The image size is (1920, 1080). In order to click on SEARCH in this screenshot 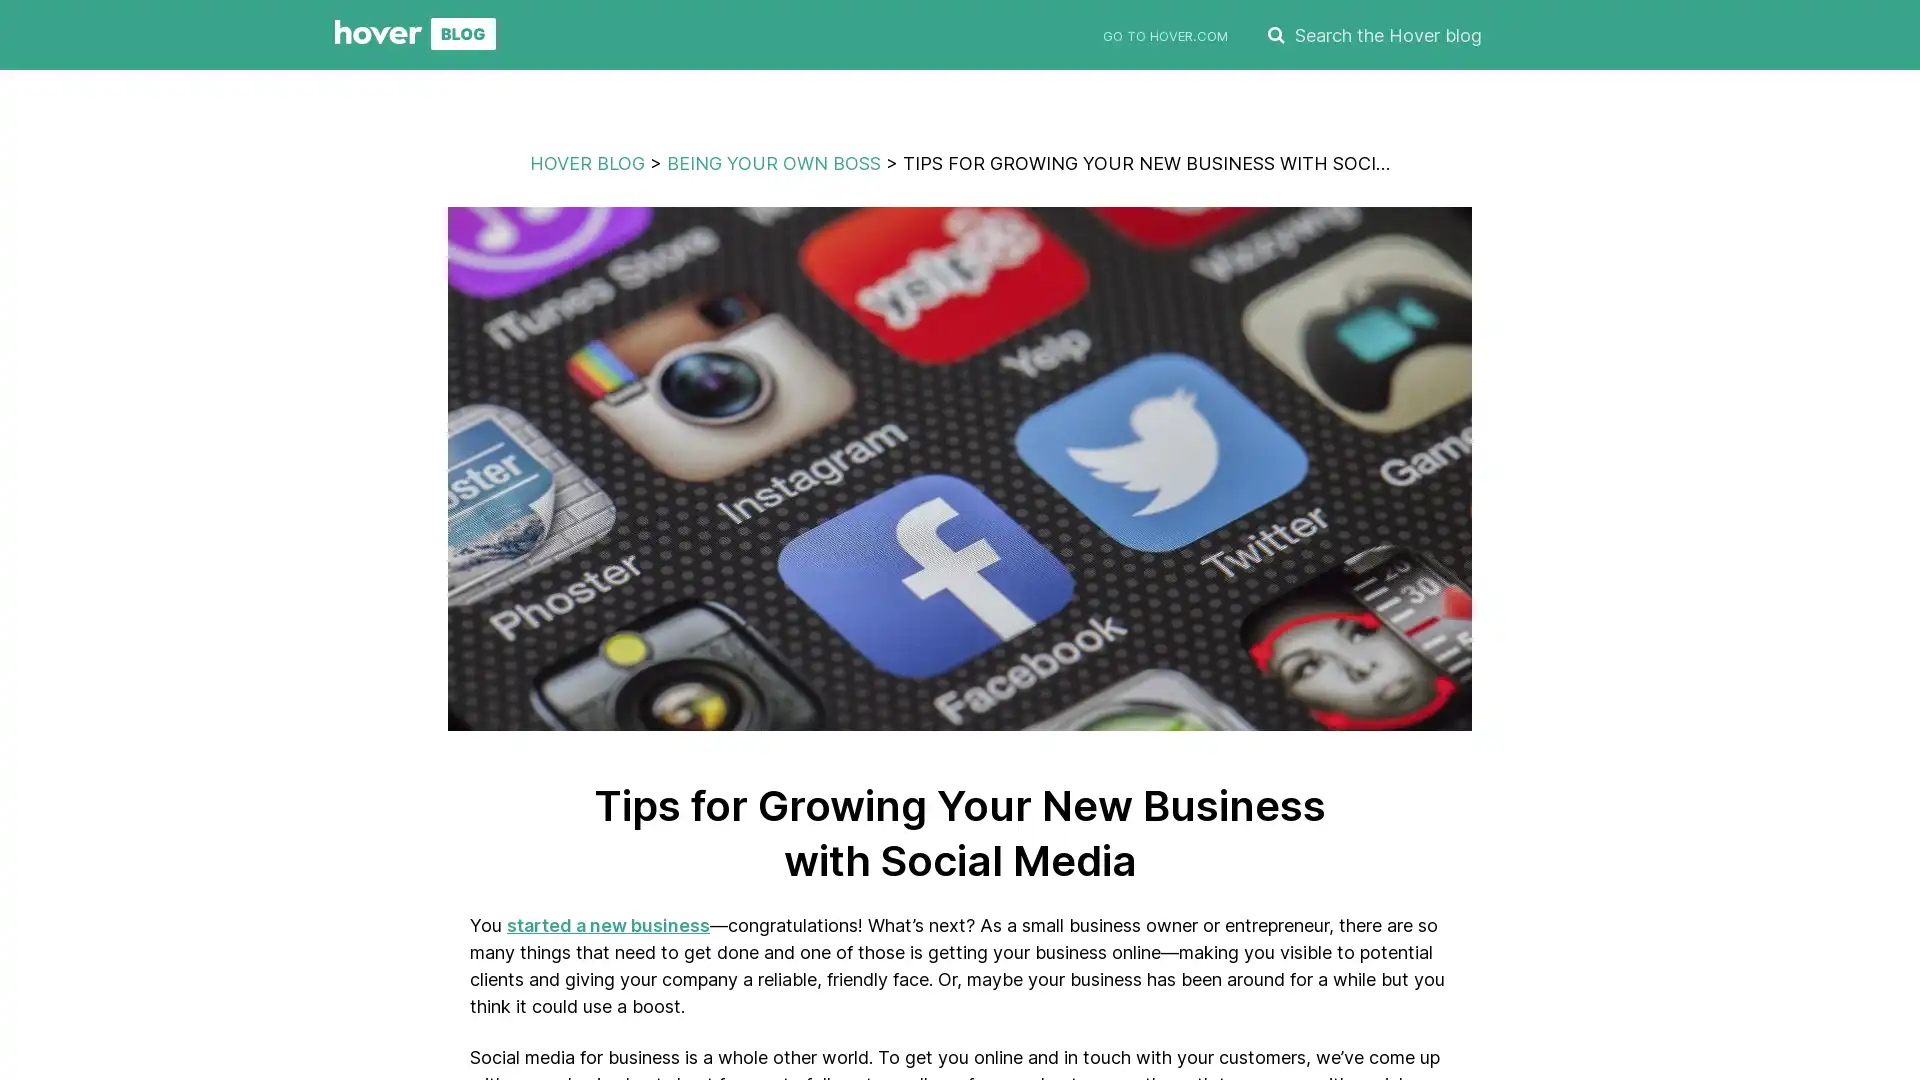, I will do `click(1275, 34)`.